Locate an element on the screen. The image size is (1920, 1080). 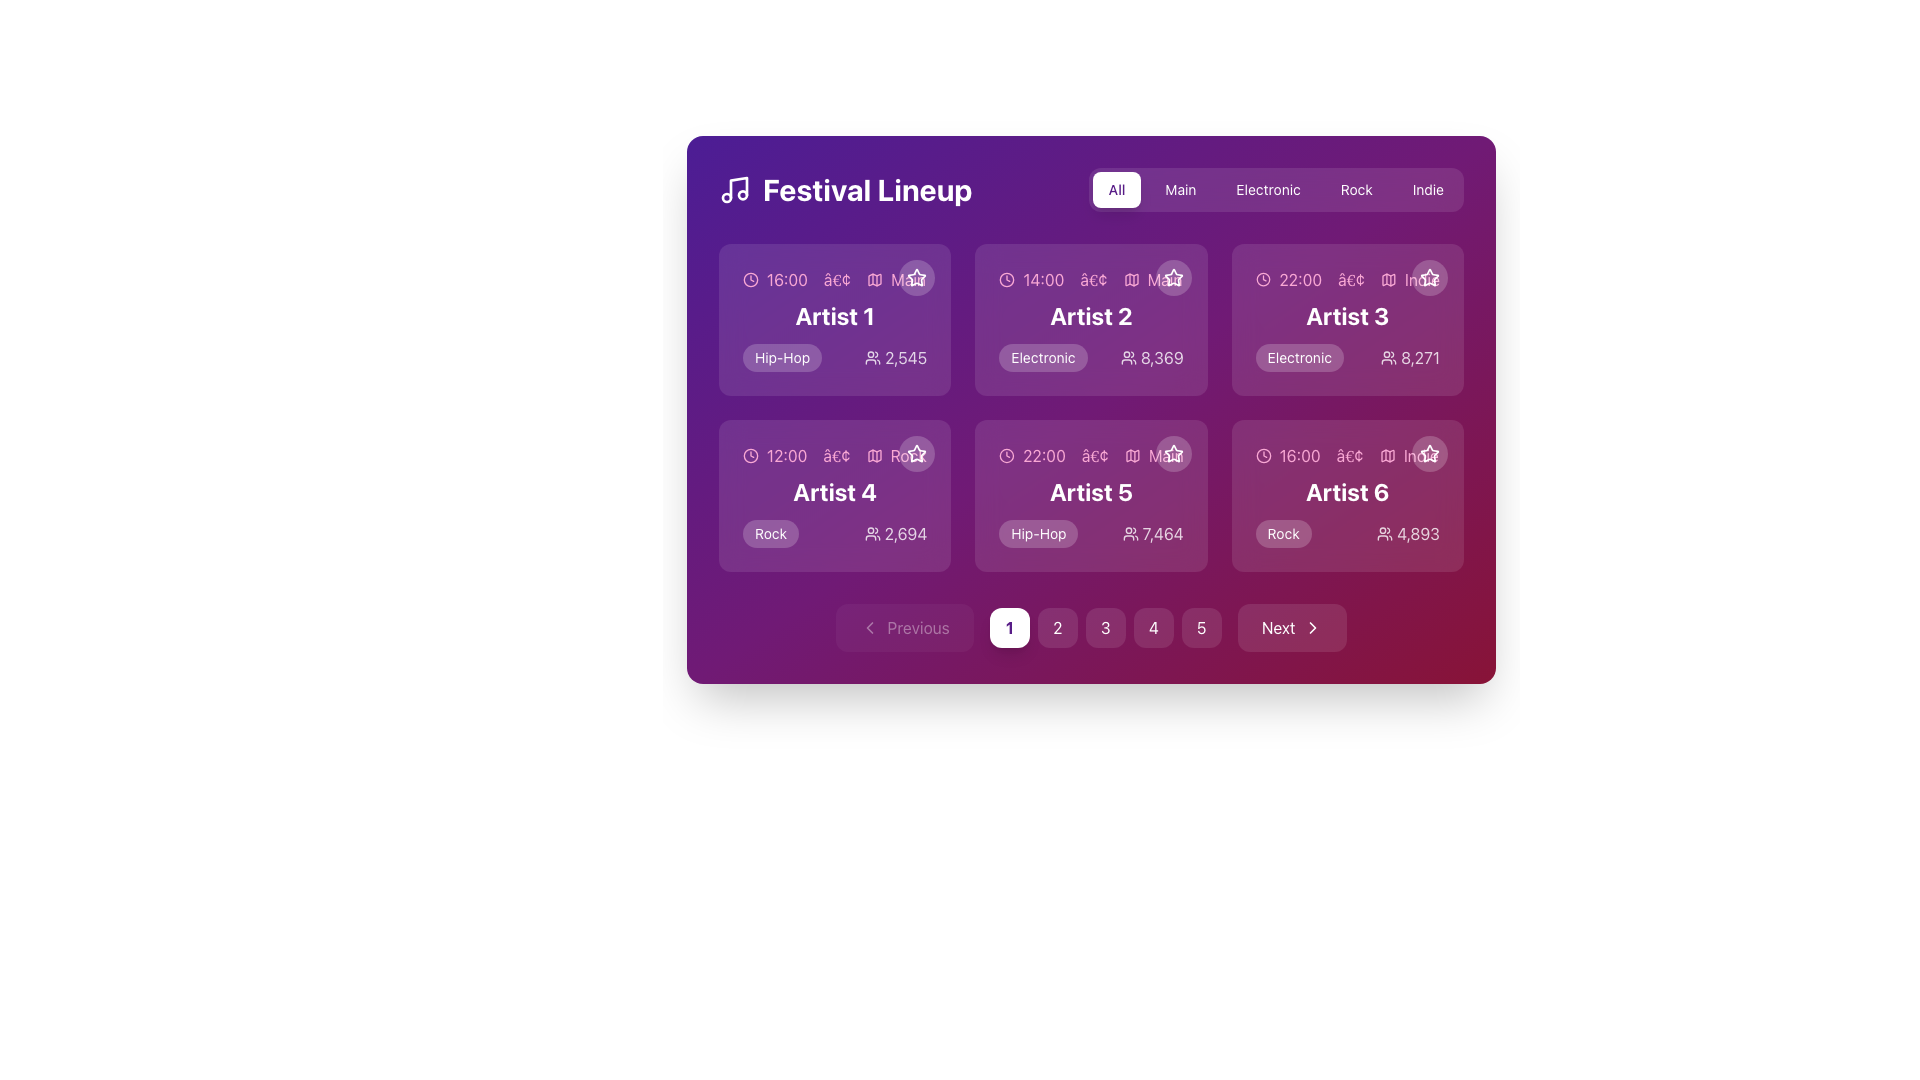
the text label displaying 'Artist 6' in bold white font against a purple background, located in the sixth box of the grid layout under '16:00 • Indie' is located at coordinates (1347, 492).